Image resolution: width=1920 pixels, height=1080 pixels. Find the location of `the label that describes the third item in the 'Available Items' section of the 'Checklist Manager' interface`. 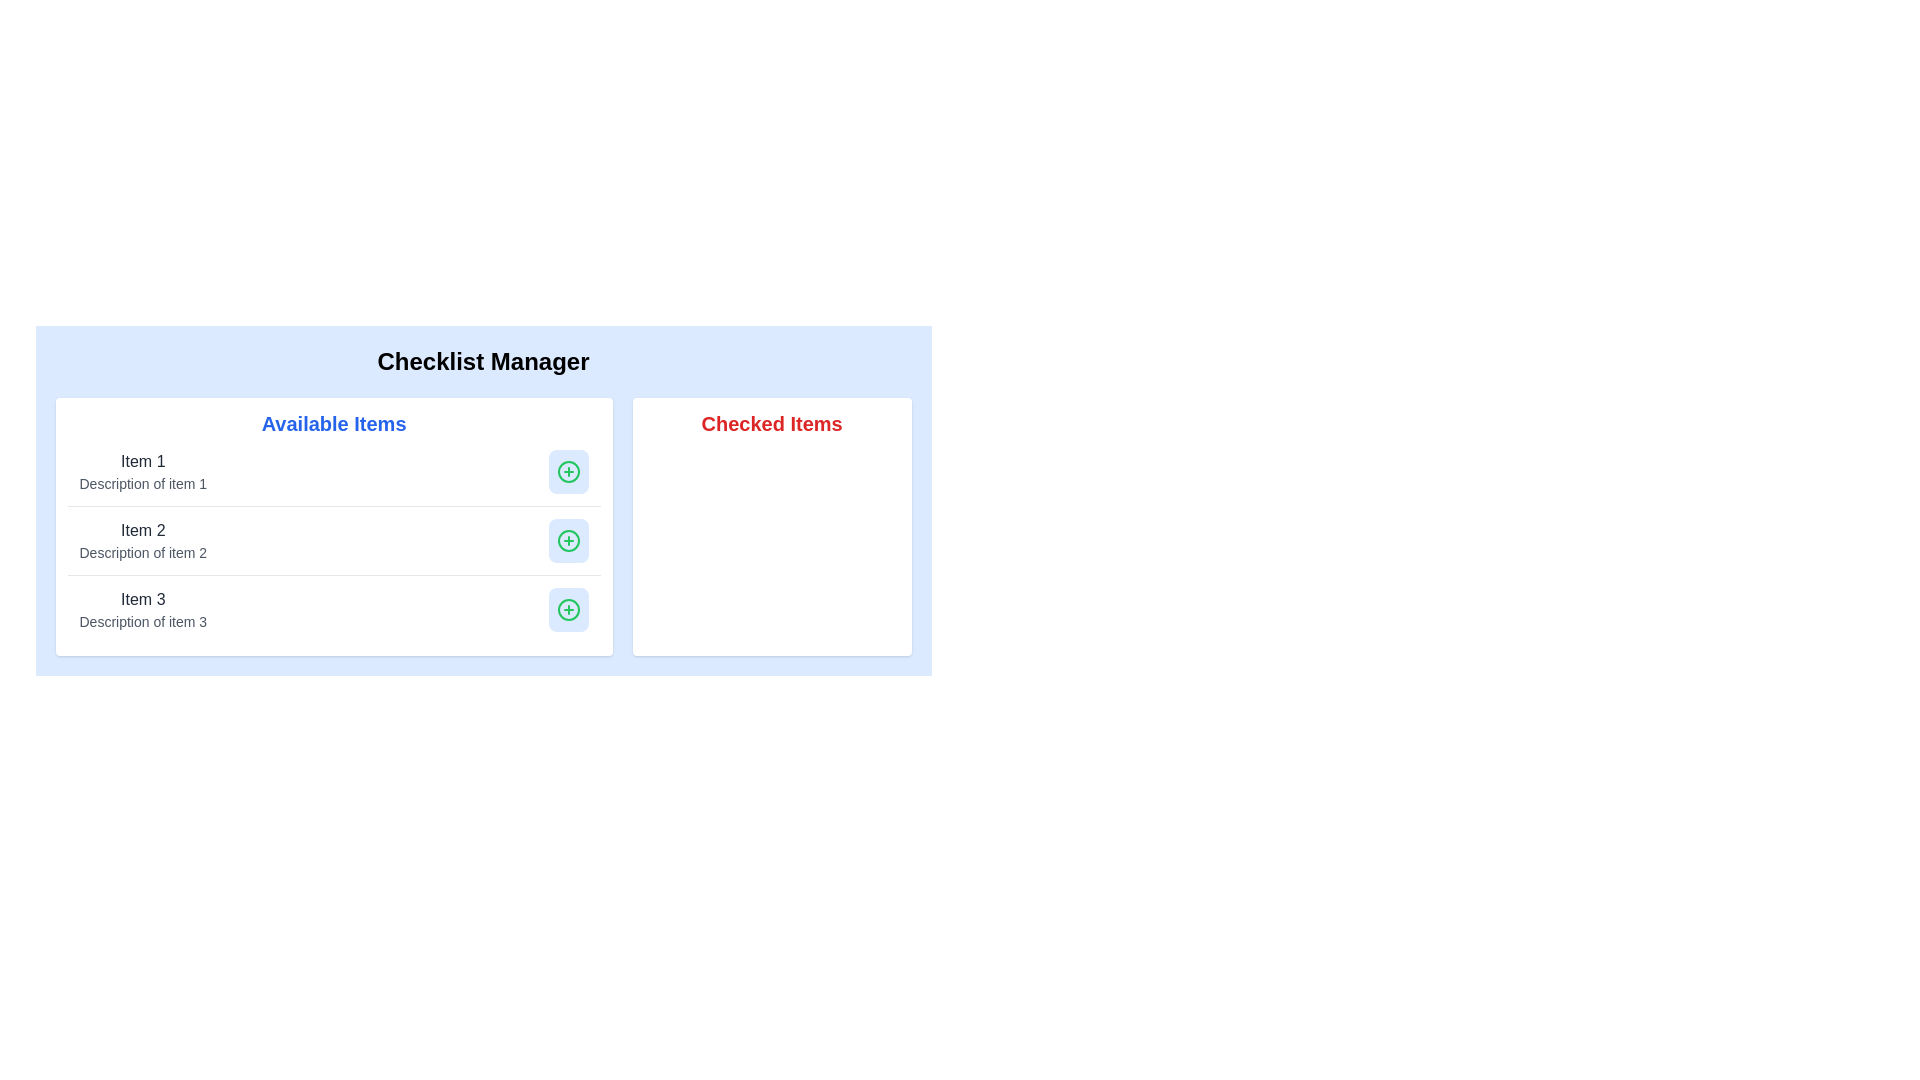

the label that describes the third item in the 'Available Items' section of the 'Checklist Manager' interface is located at coordinates (142, 608).